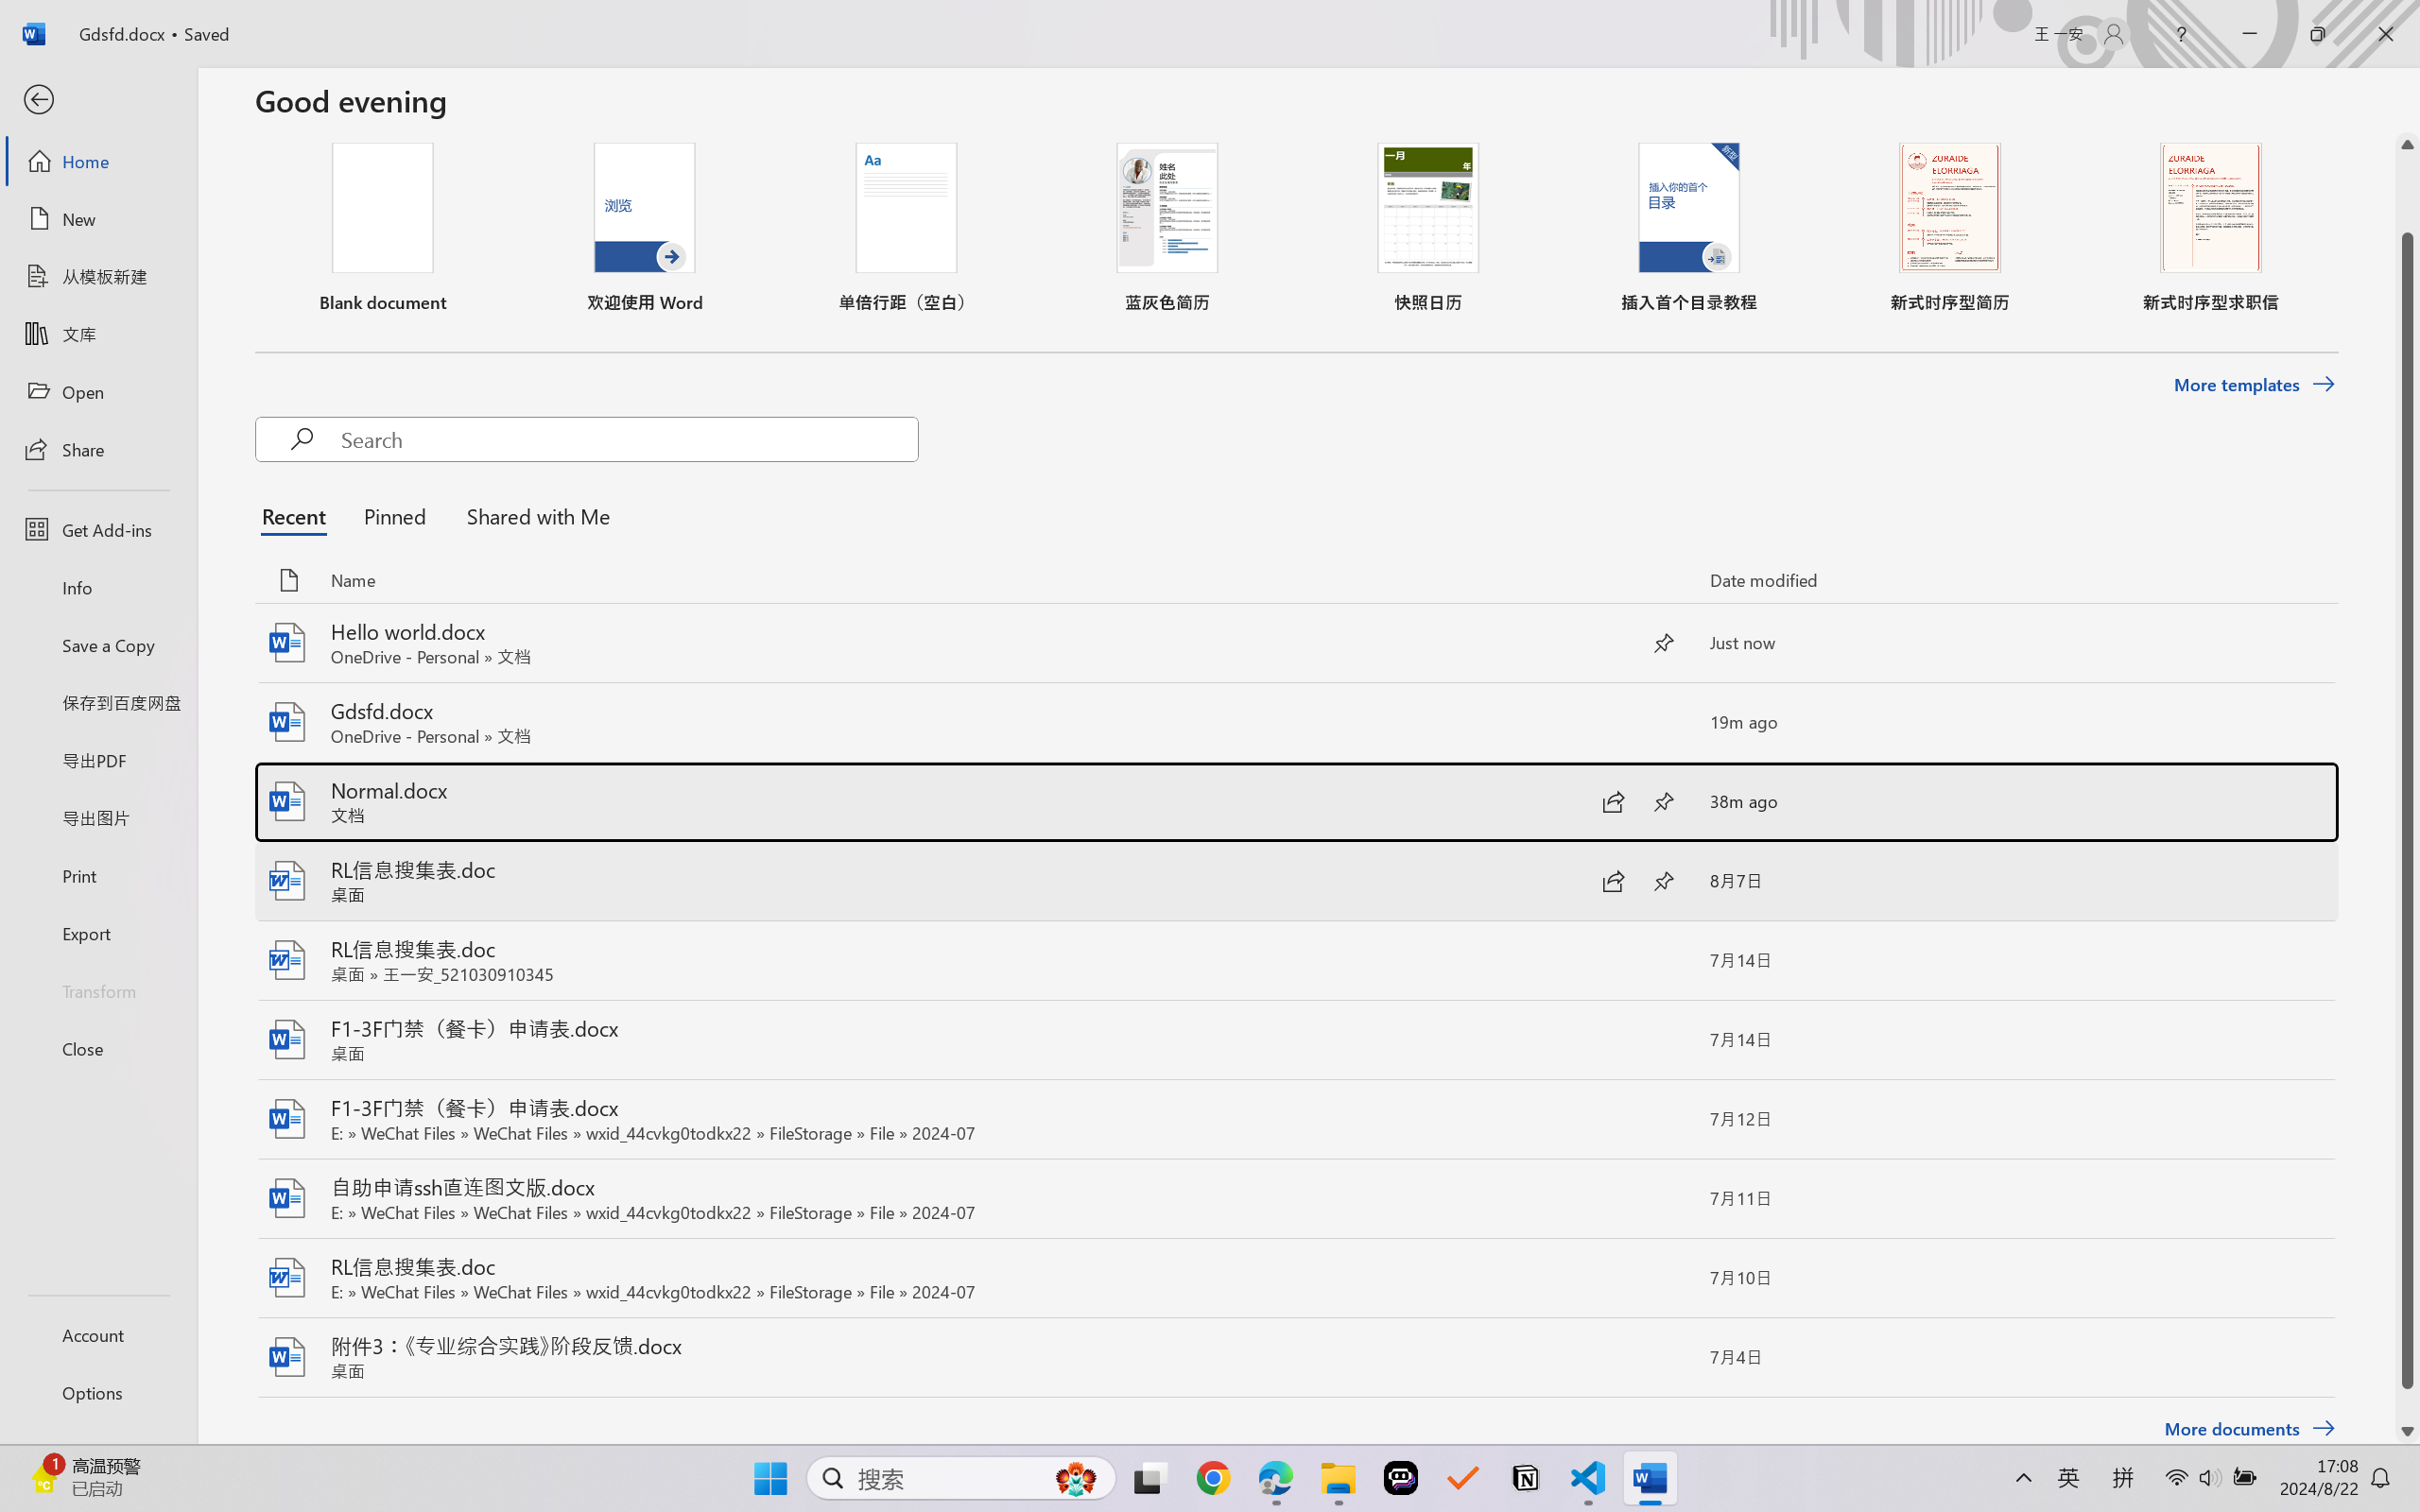 This screenshot has width=2420, height=1512. Describe the element at coordinates (97, 933) in the screenshot. I see `'Export'` at that location.